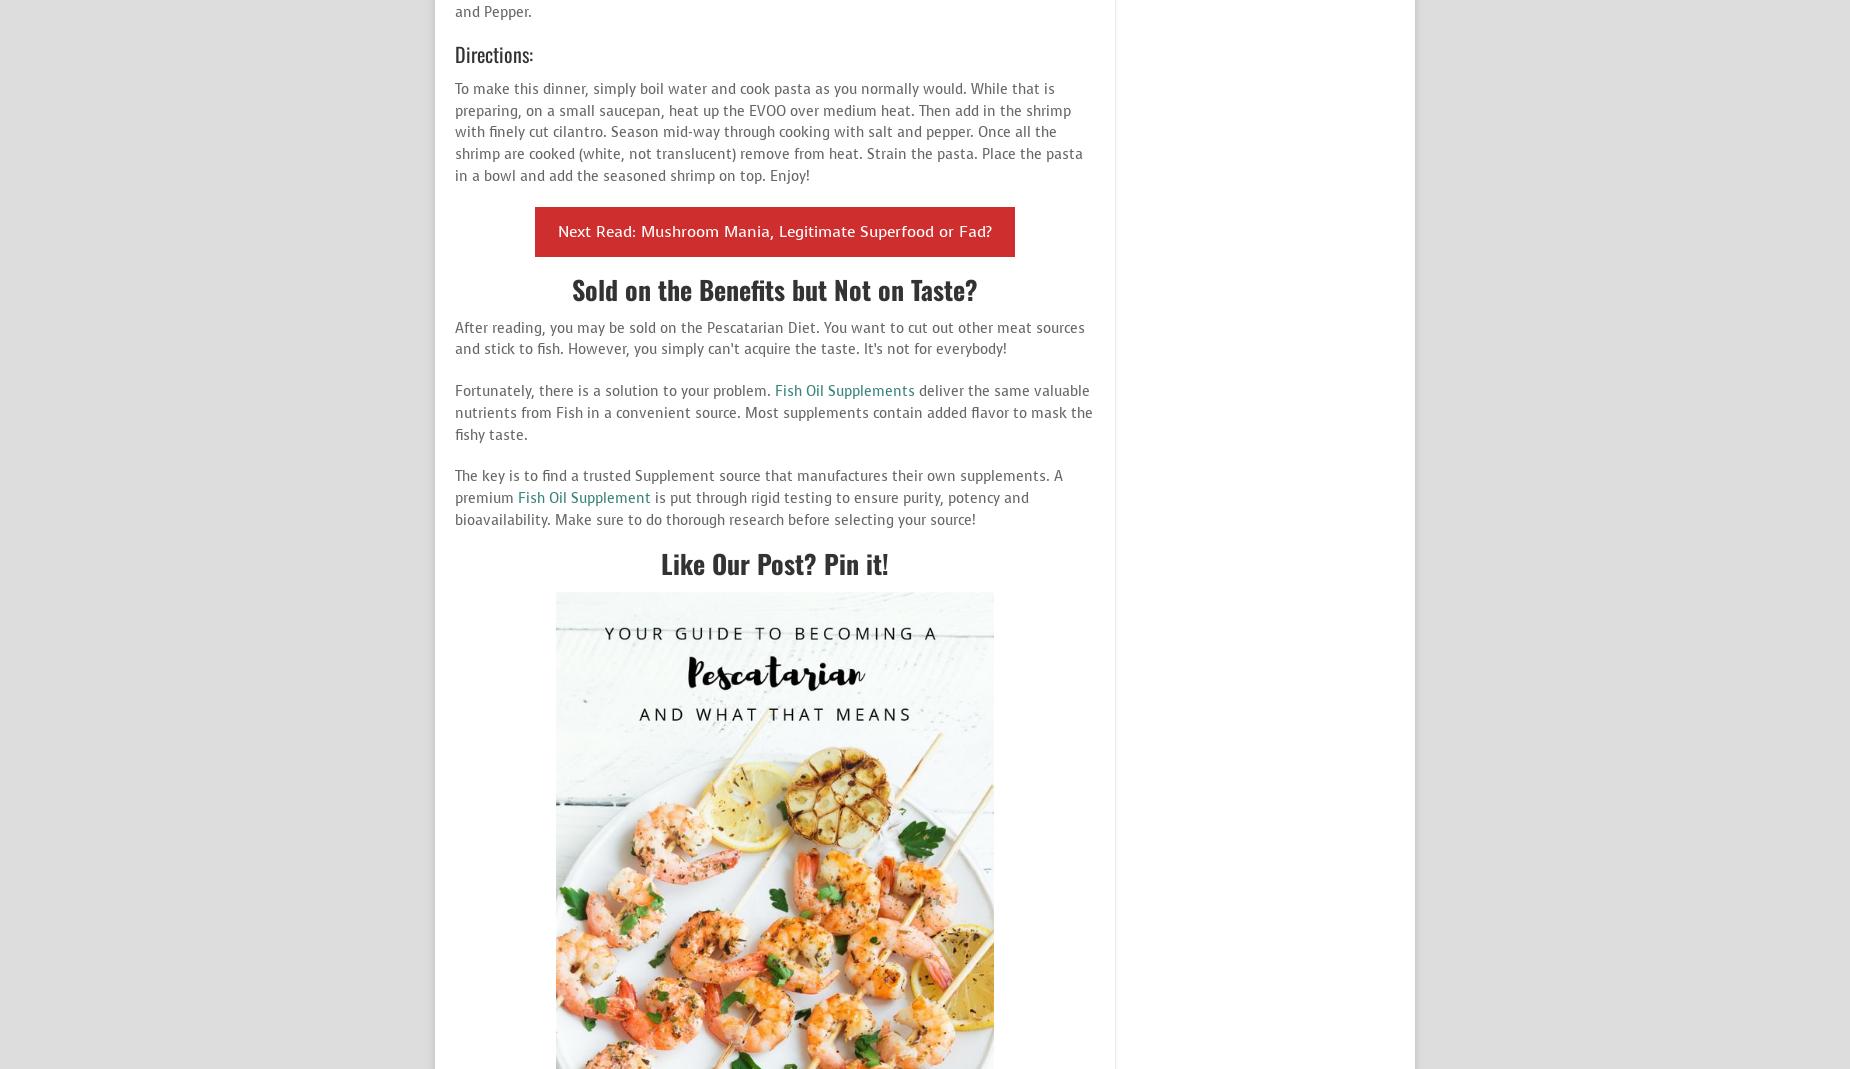  Describe the element at coordinates (846, 391) in the screenshot. I see `'Fish Oil Supplements'` at that location.